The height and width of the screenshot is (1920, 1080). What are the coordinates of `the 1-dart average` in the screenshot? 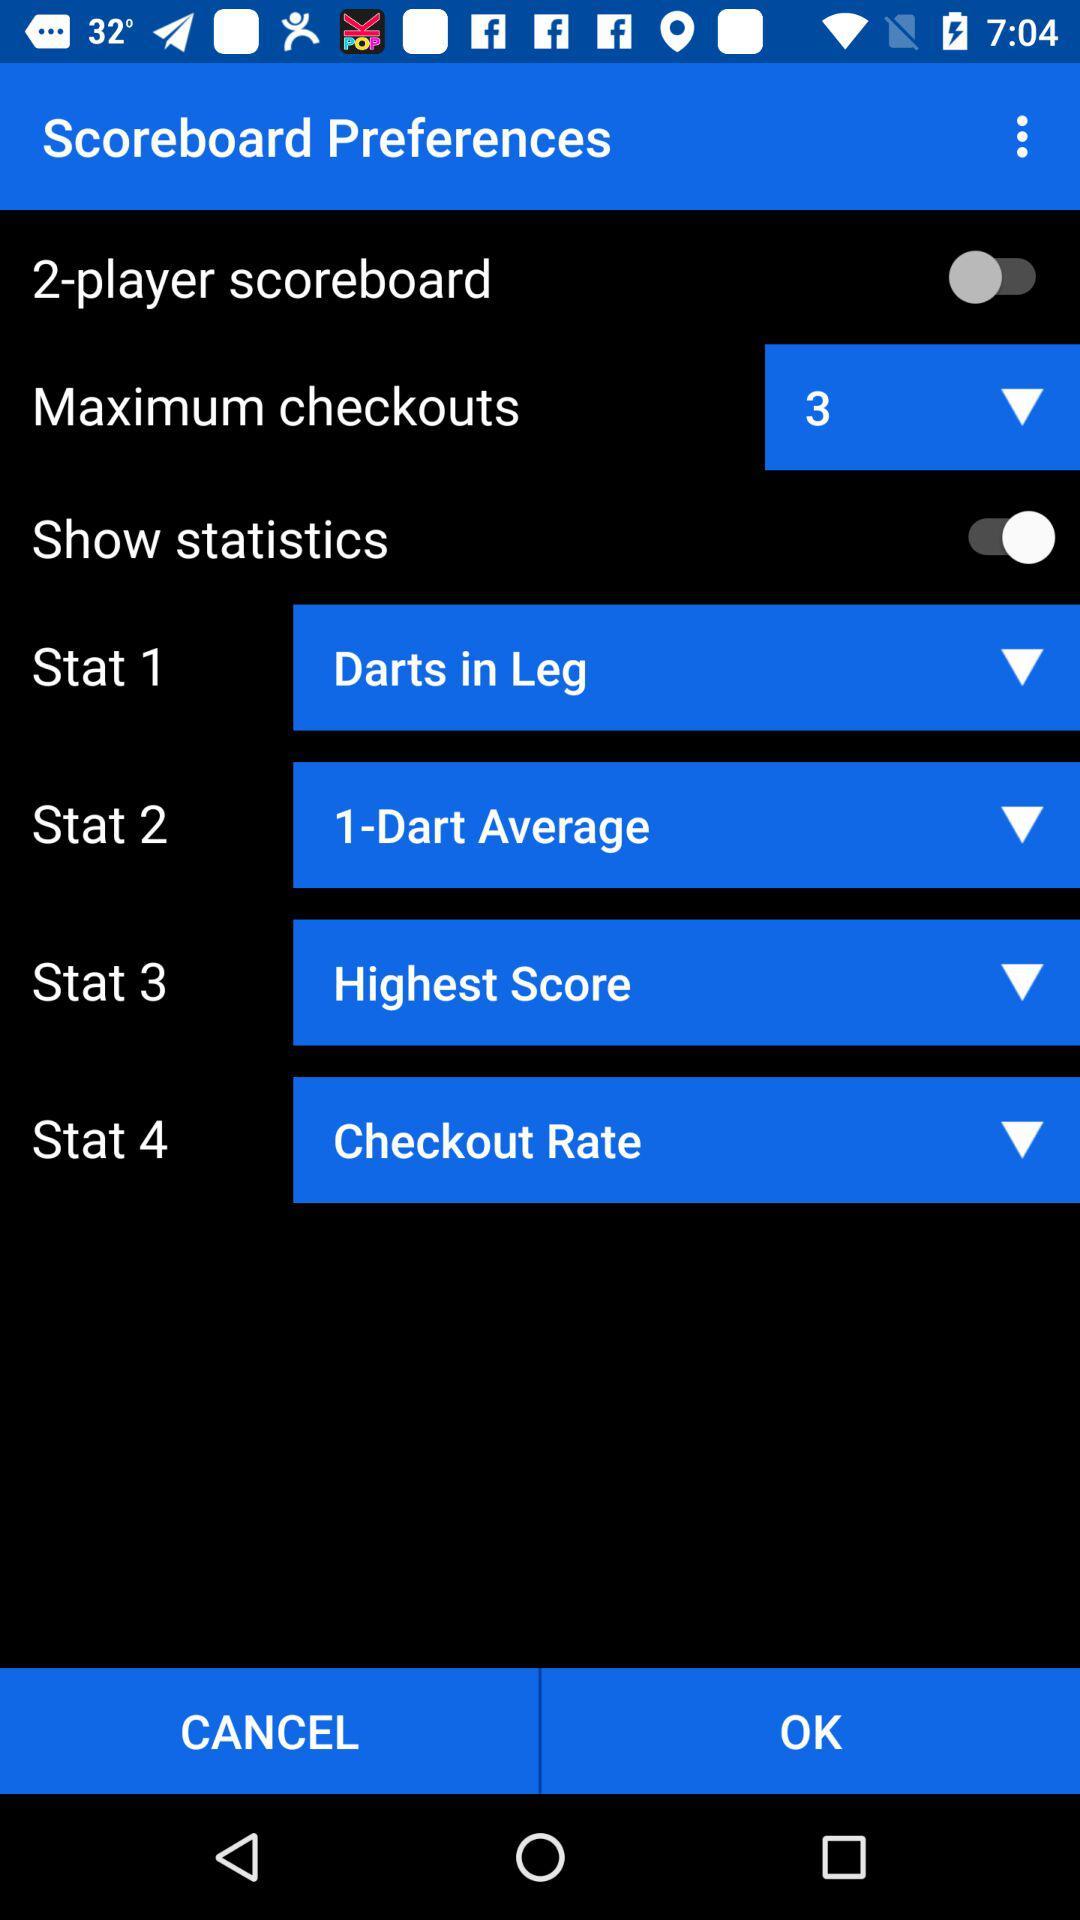 It's located at (685, 825).